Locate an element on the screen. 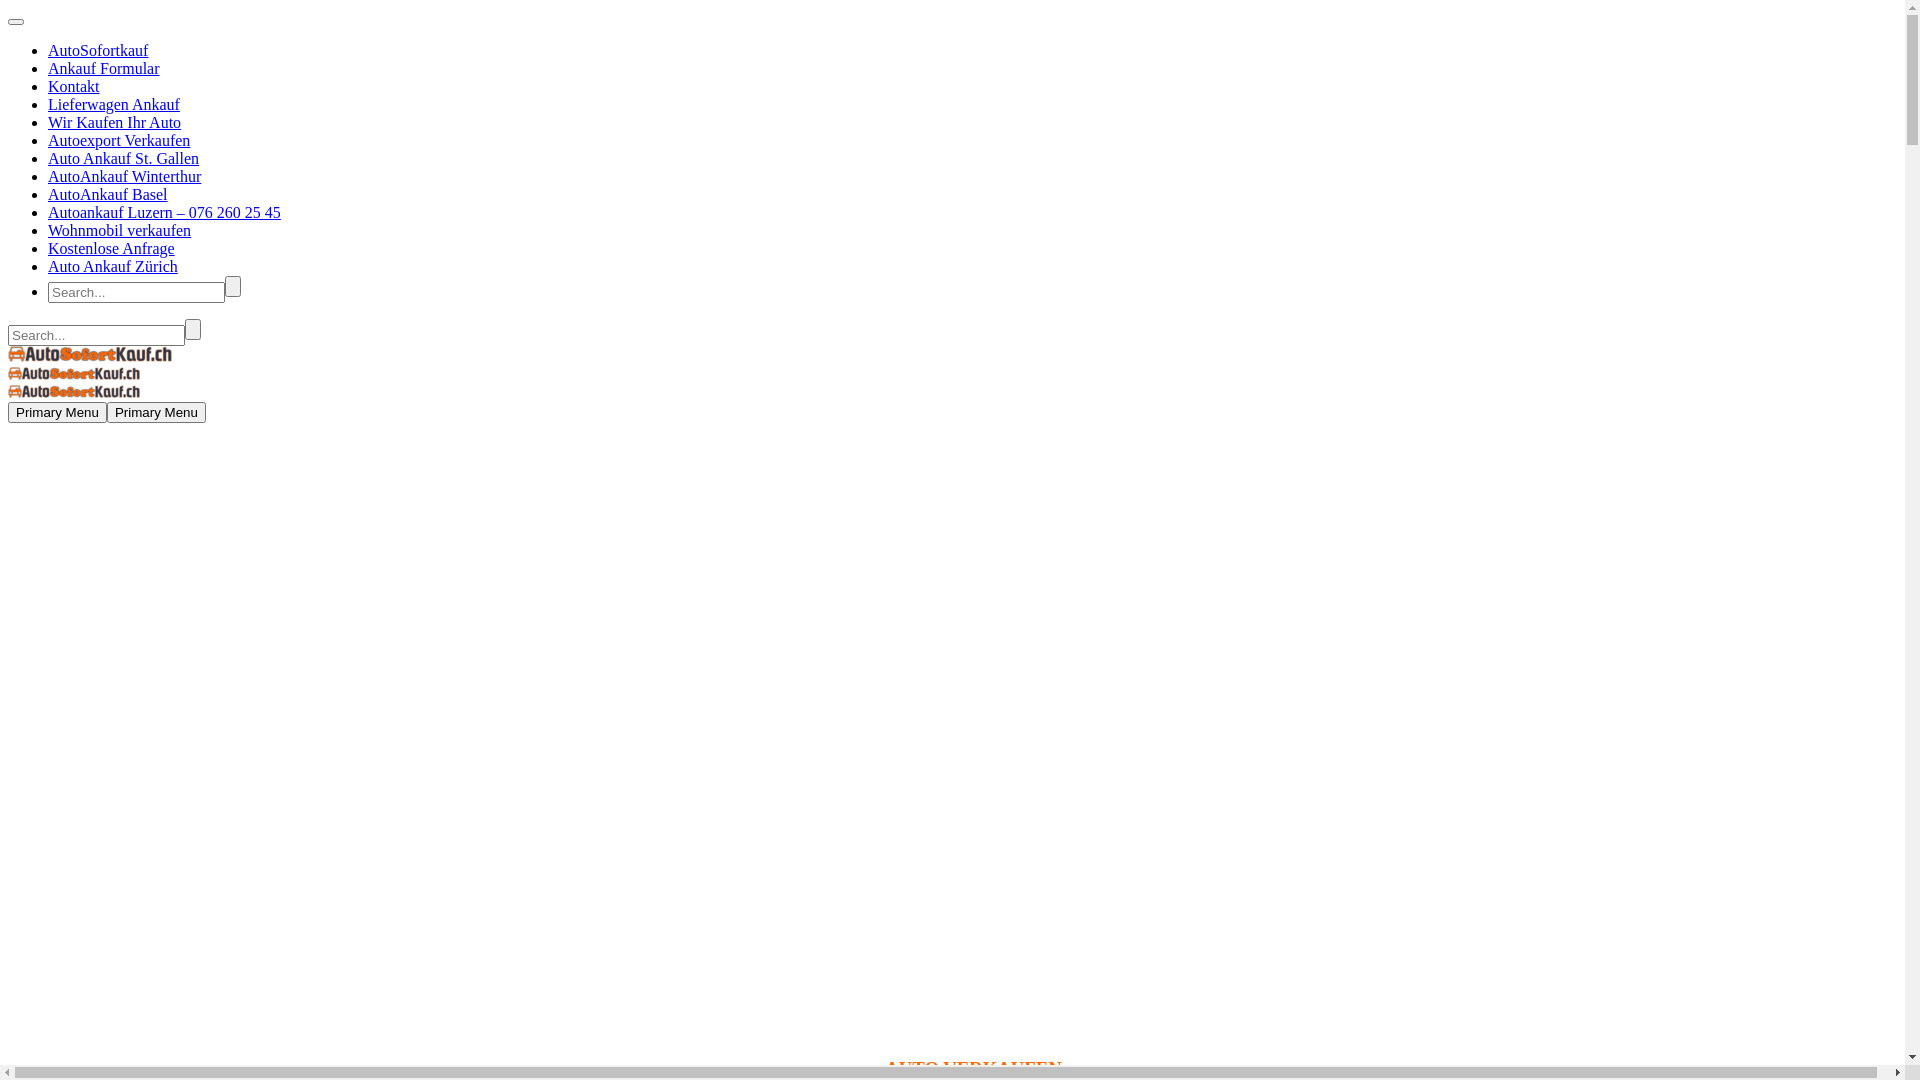 The image size is (1920, 1080). 'Wir Kaufen Ihr Auto' is located at coordinates (113, 122).